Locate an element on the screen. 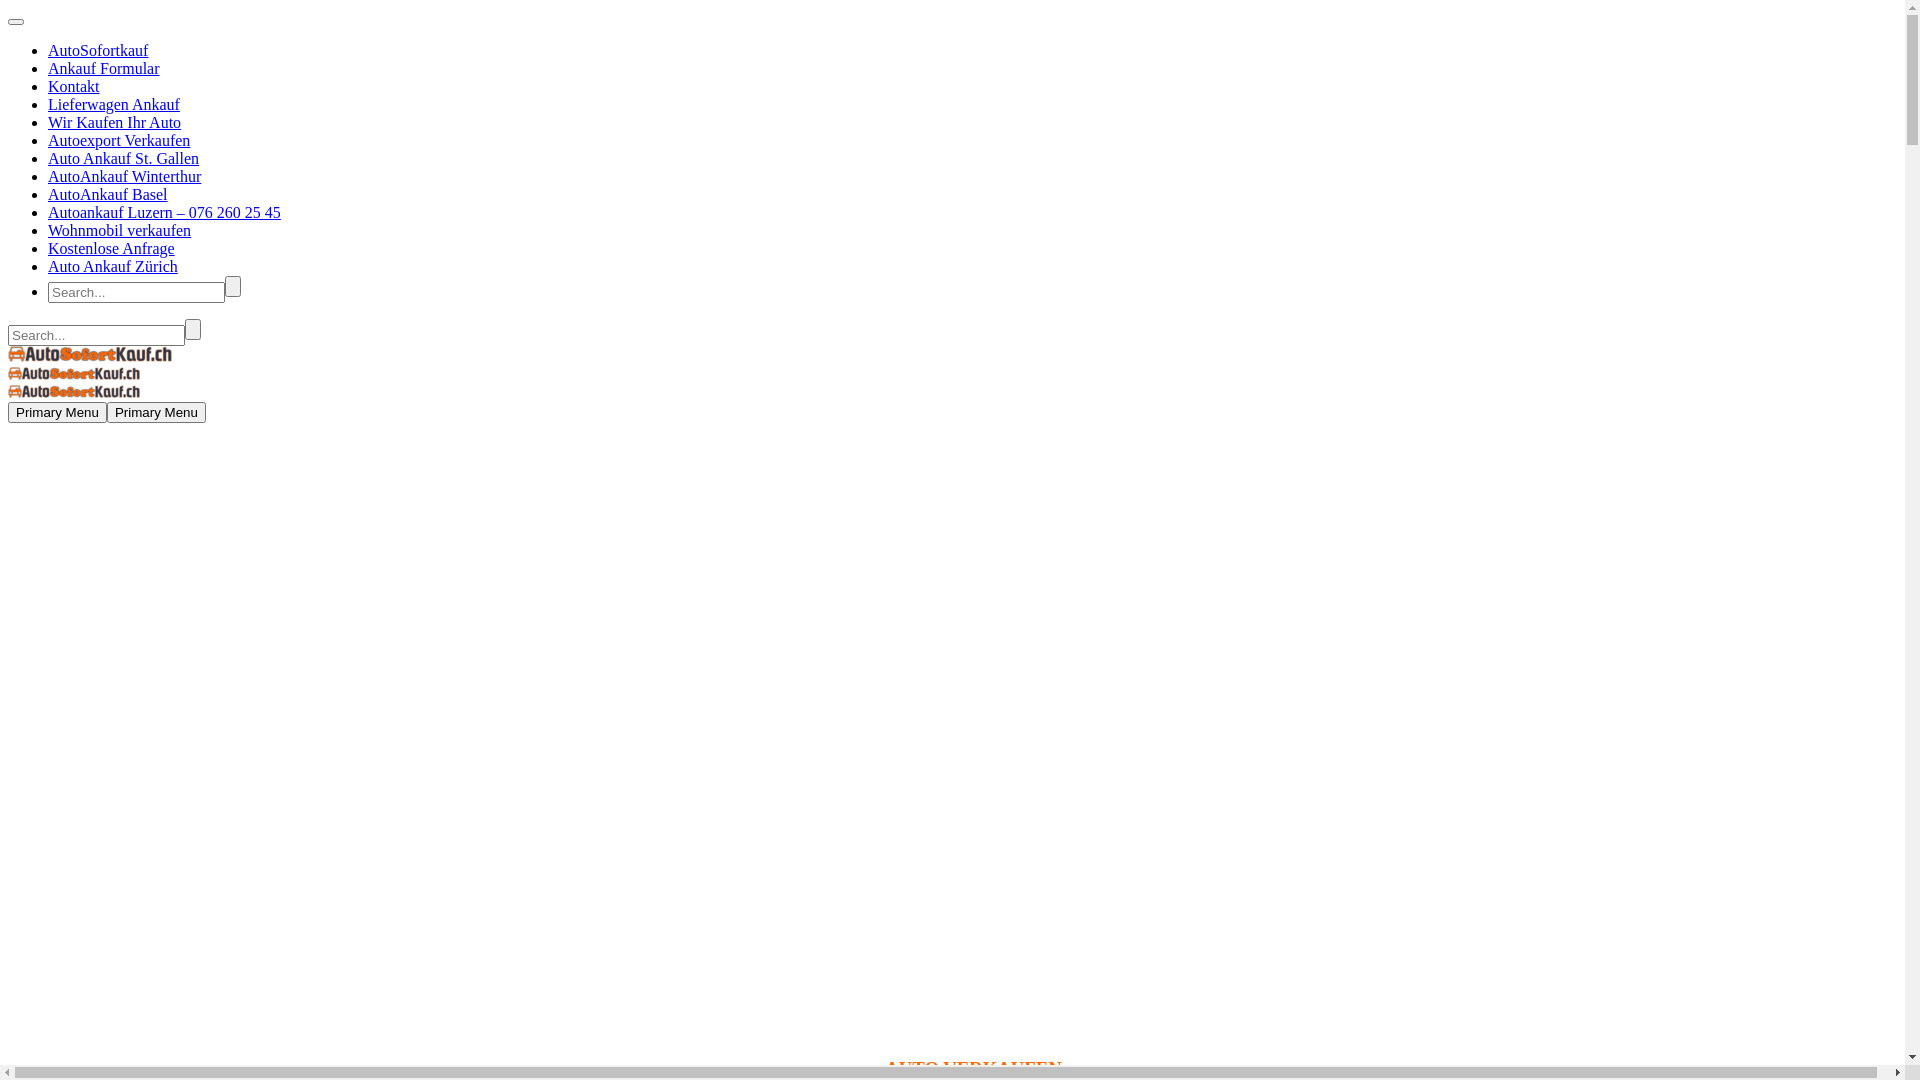 The image size is (1920, 1080). 'Wir Kaufen Ihr Auto' is located at coordinates (113, 122).